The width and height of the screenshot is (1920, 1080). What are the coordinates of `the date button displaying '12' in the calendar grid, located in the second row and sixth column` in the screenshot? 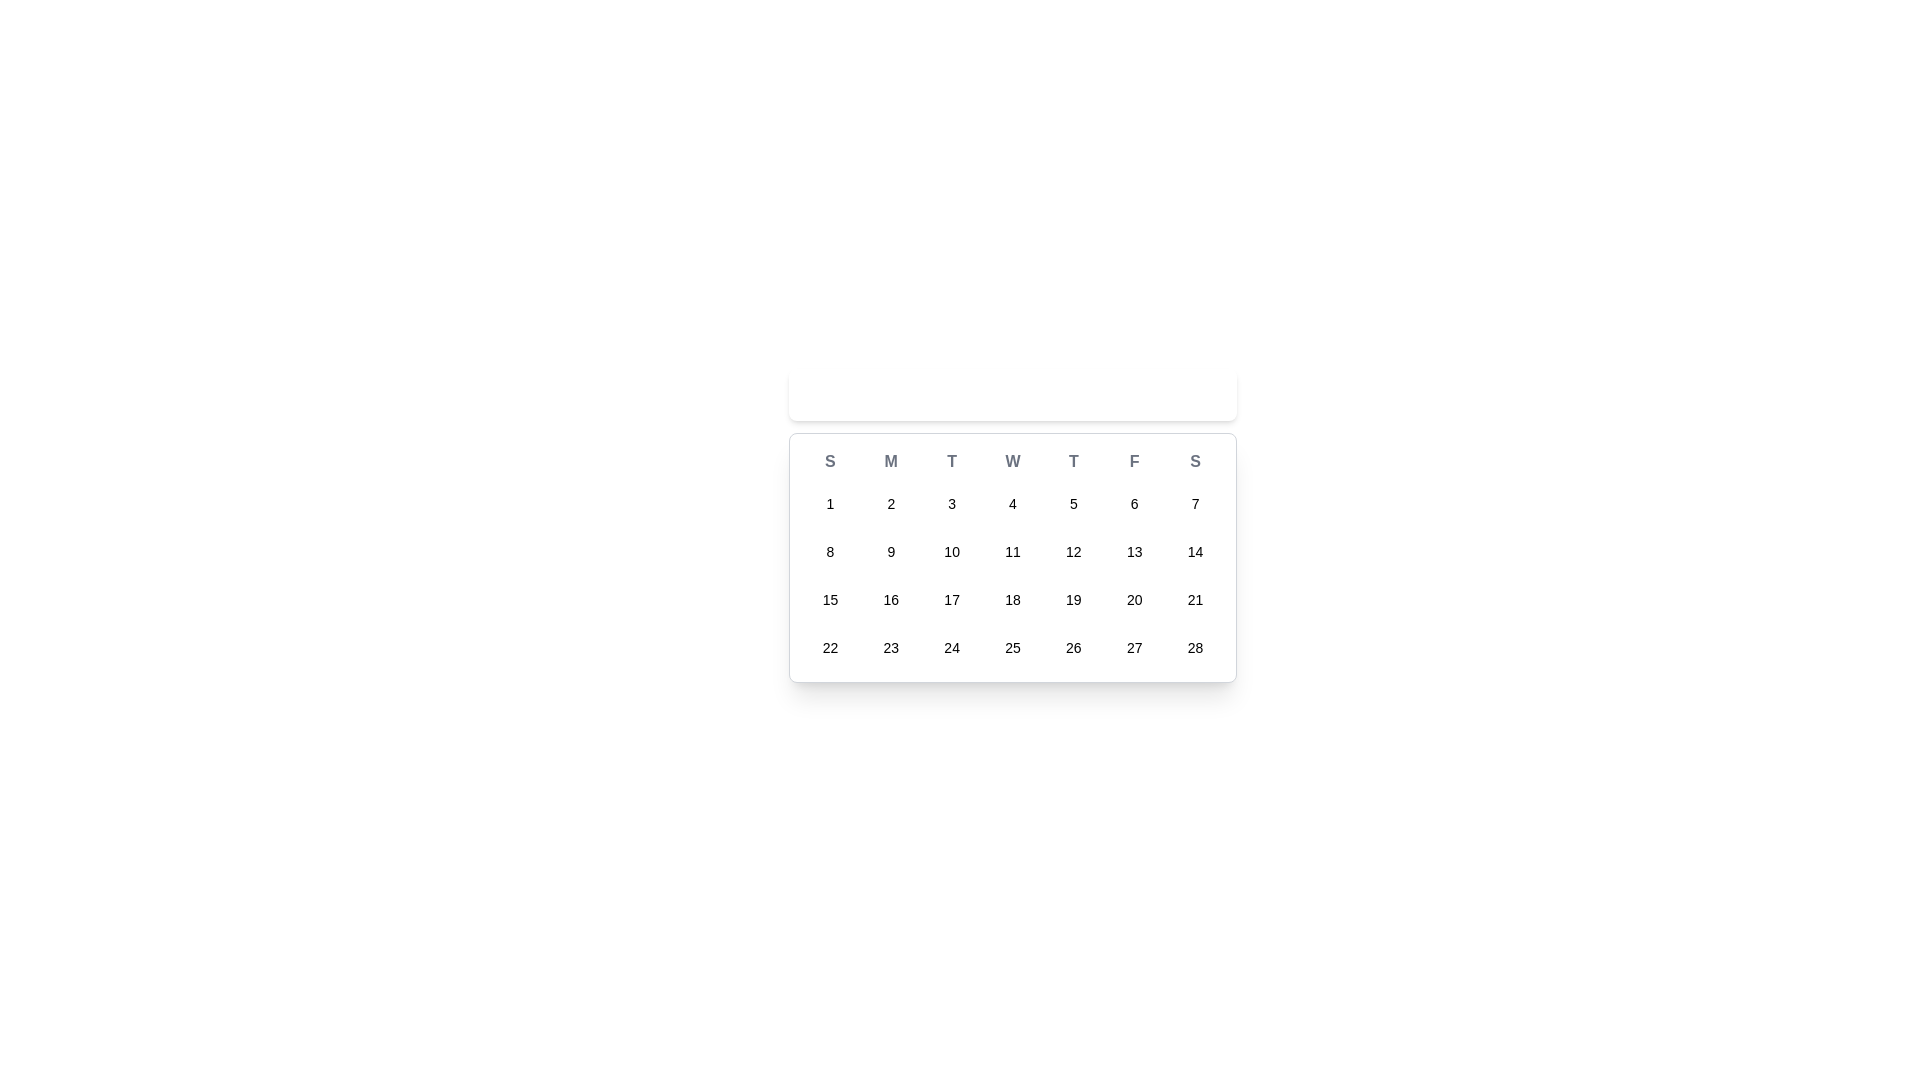 It's located at (1072, 551).